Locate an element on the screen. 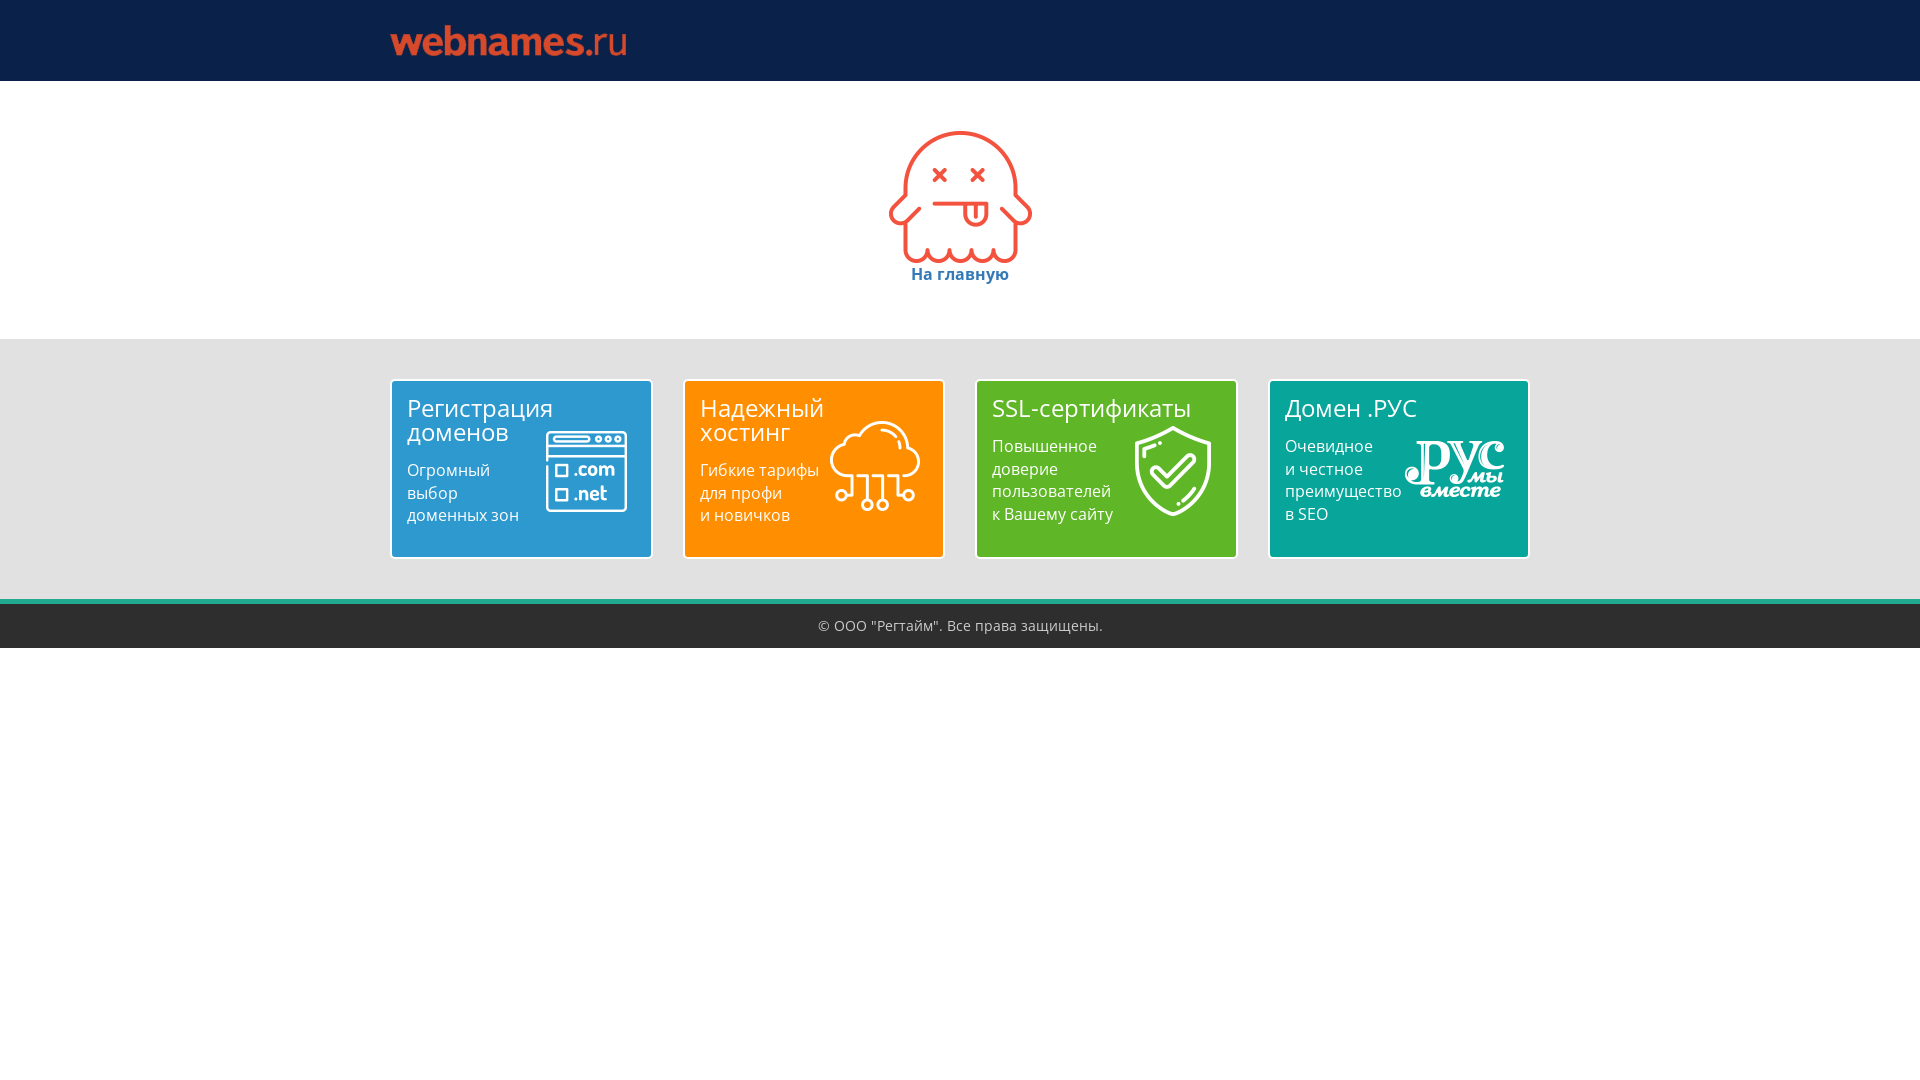  'webnames.ru' is located at coordinates (508, 40).